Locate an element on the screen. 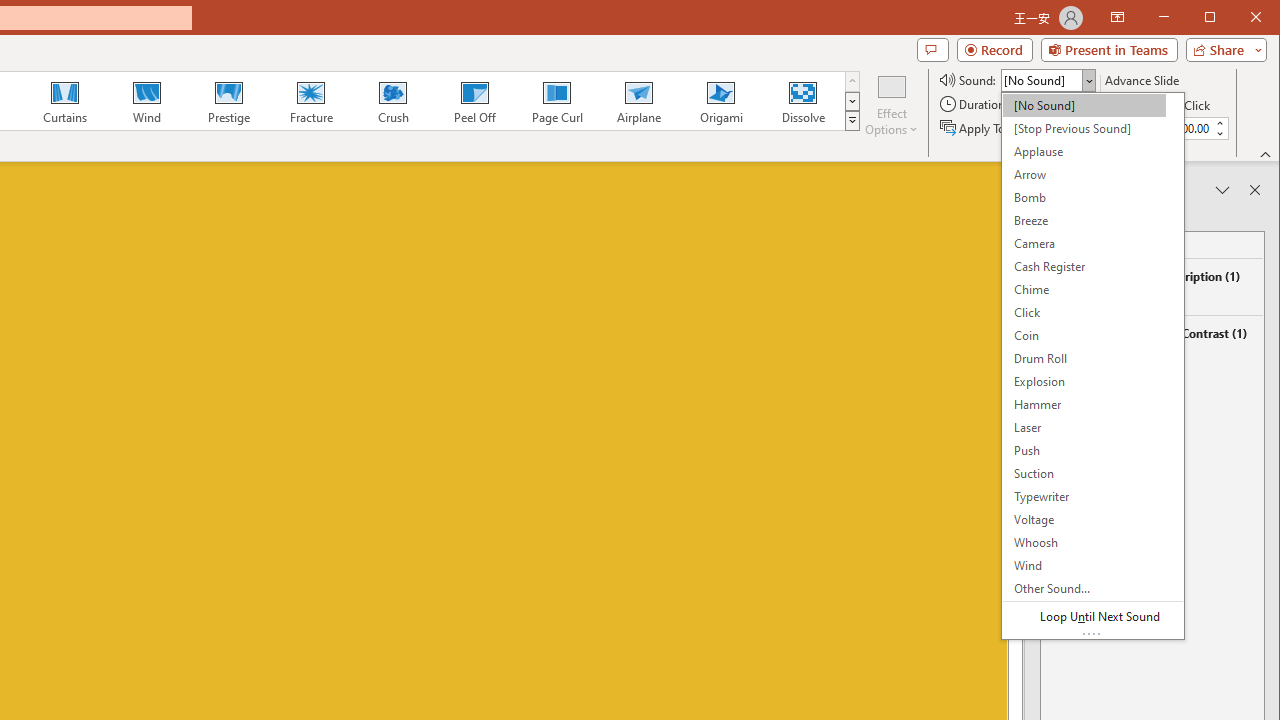  'Dissolve' is located at coordinates (802, 100).